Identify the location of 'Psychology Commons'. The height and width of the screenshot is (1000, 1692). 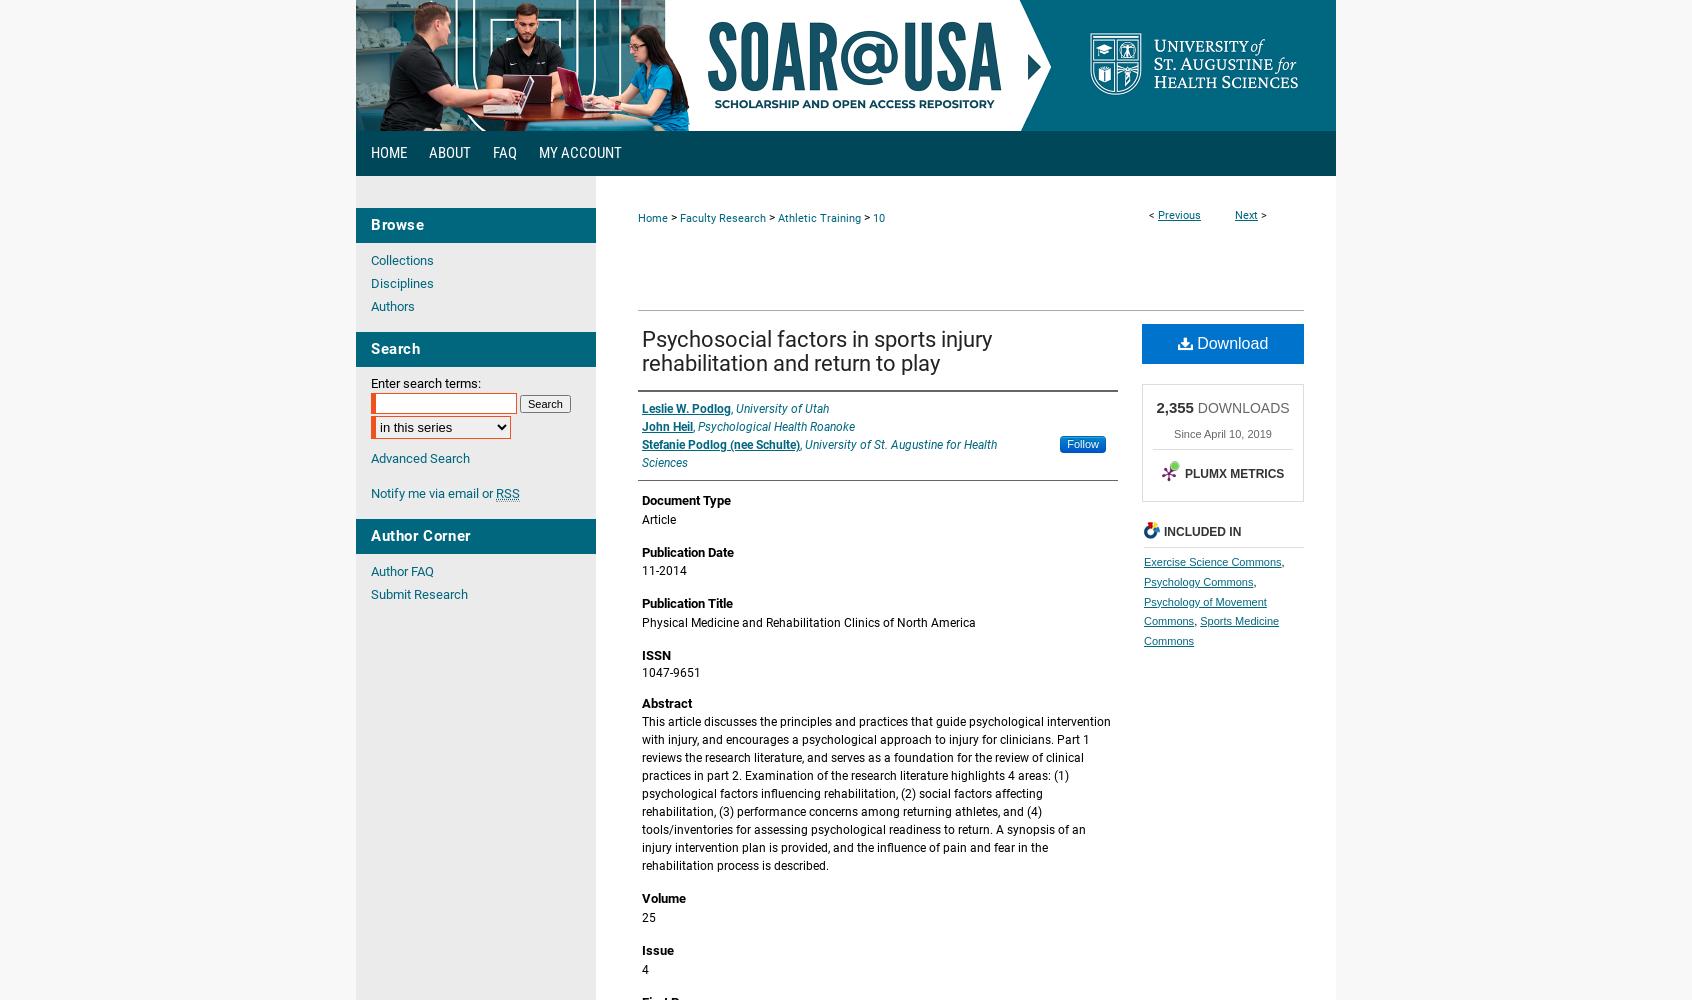
(1197, 580).